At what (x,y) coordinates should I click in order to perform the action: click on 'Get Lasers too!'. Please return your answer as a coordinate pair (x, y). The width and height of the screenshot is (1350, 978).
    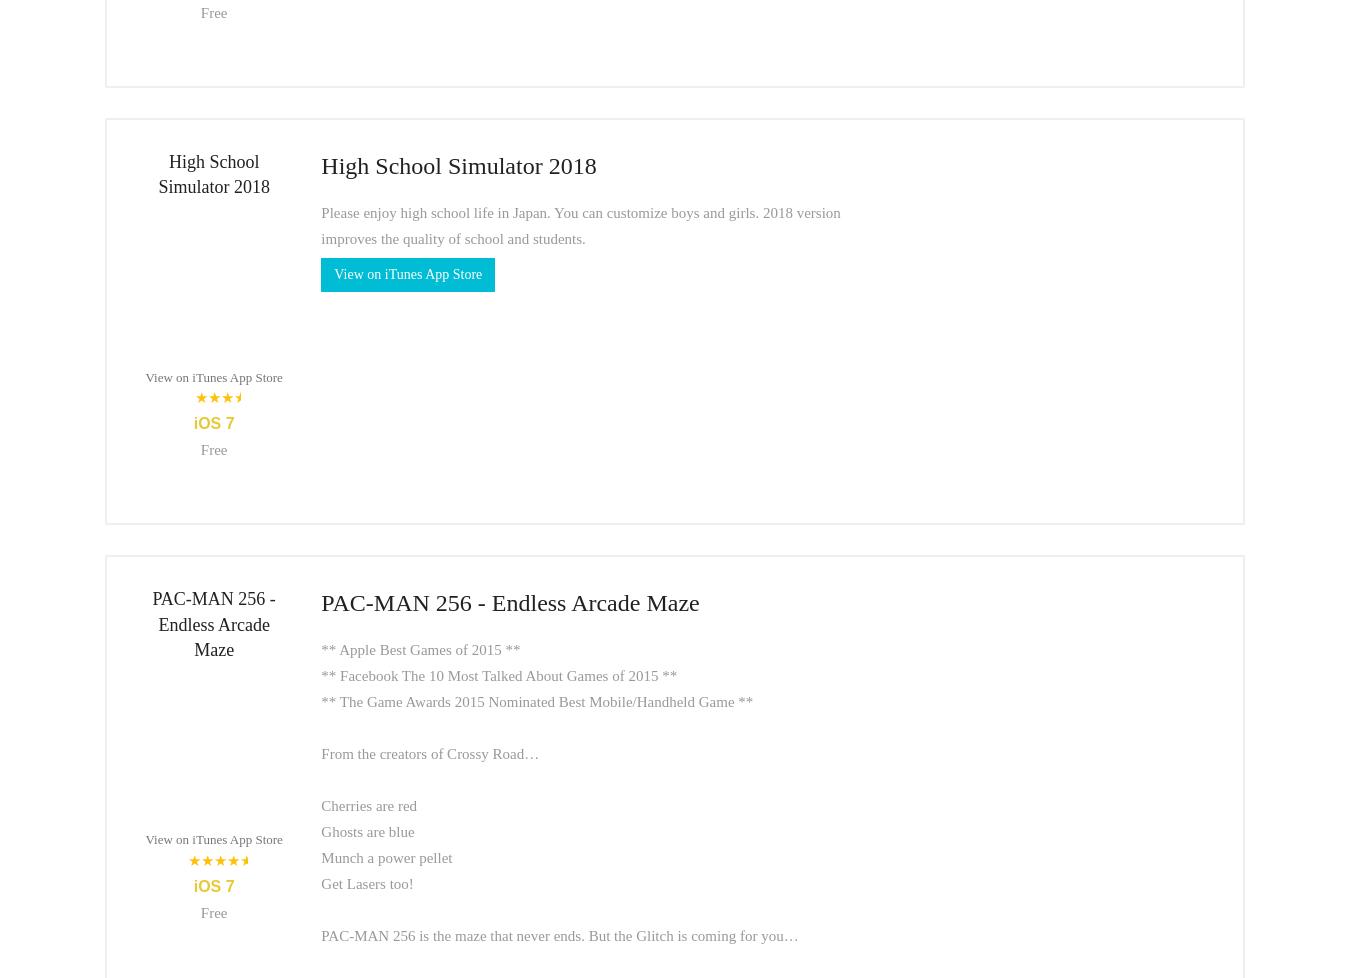
    Looking at the image, I should click on (367, 882).